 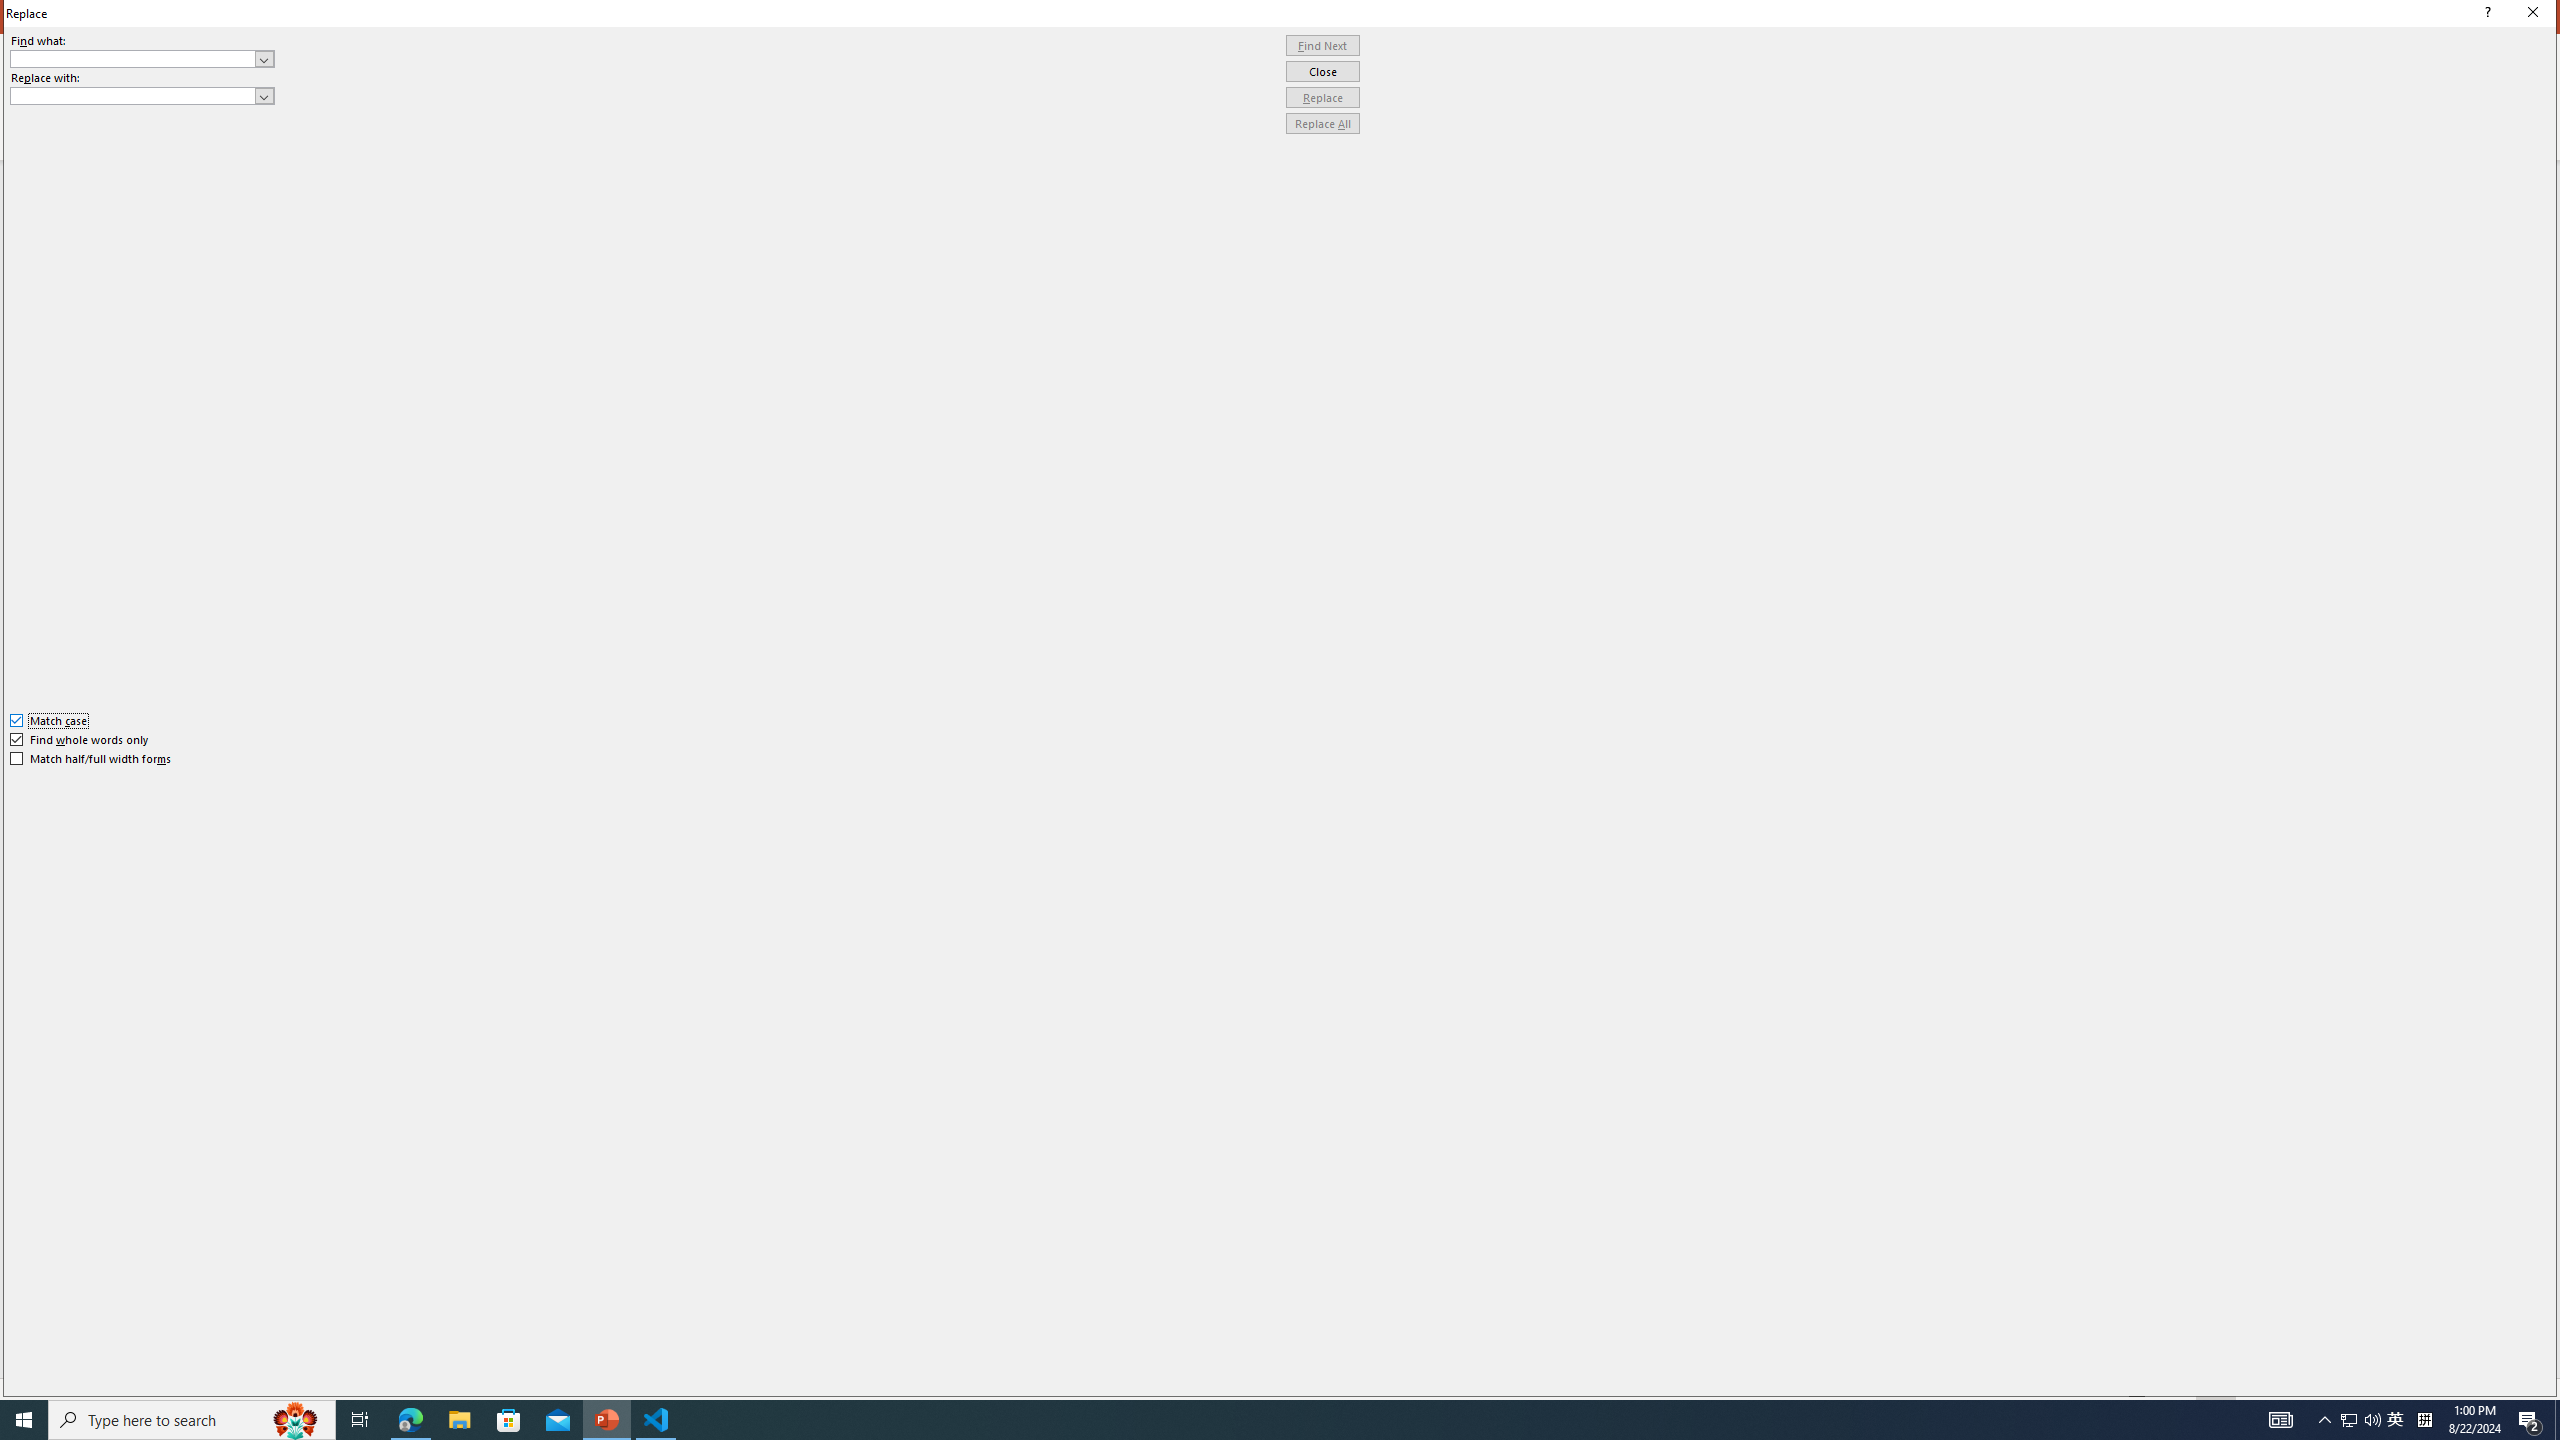 I want to click on 'Find Next', so click(x=1322, y=45).